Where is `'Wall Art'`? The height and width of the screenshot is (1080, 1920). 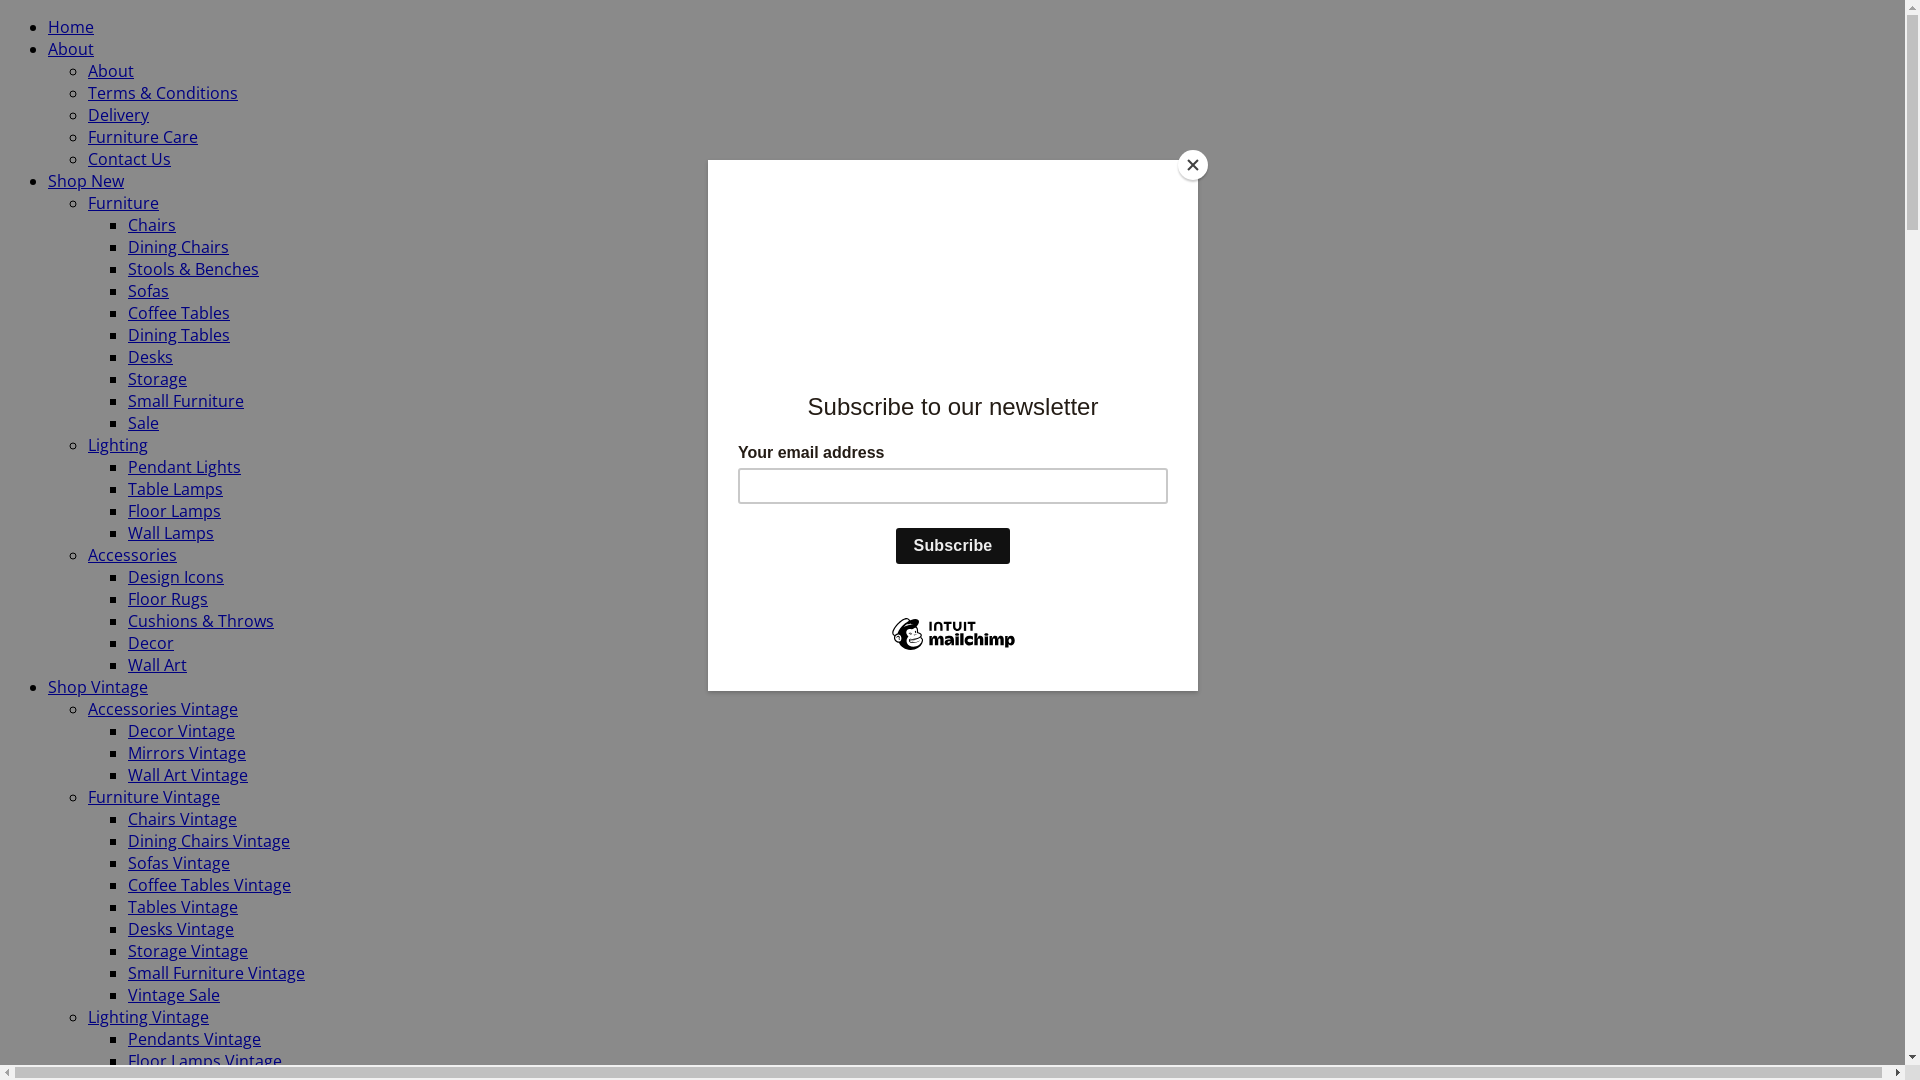 'Wall Art' is located at coordinates (156, 664).